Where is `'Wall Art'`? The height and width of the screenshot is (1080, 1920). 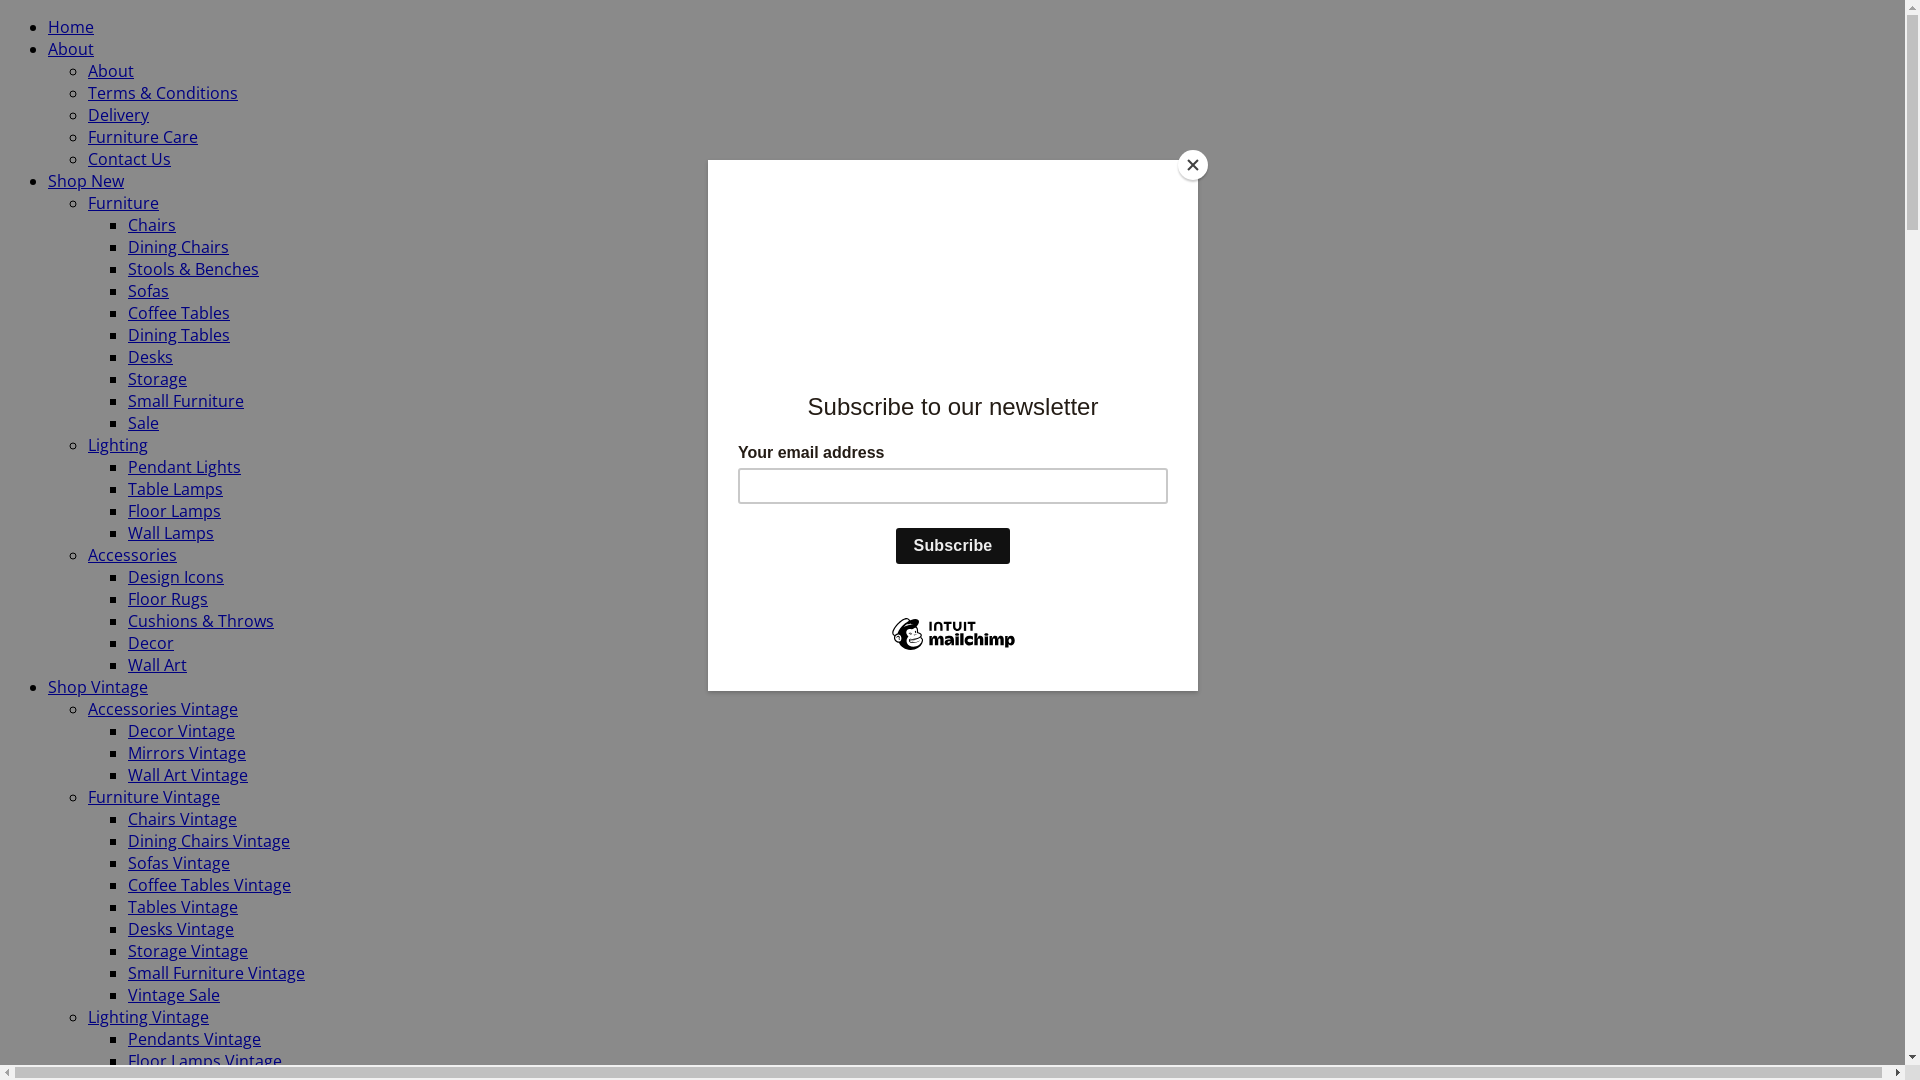 'Wall Art' is located at coordinates (156, 664).